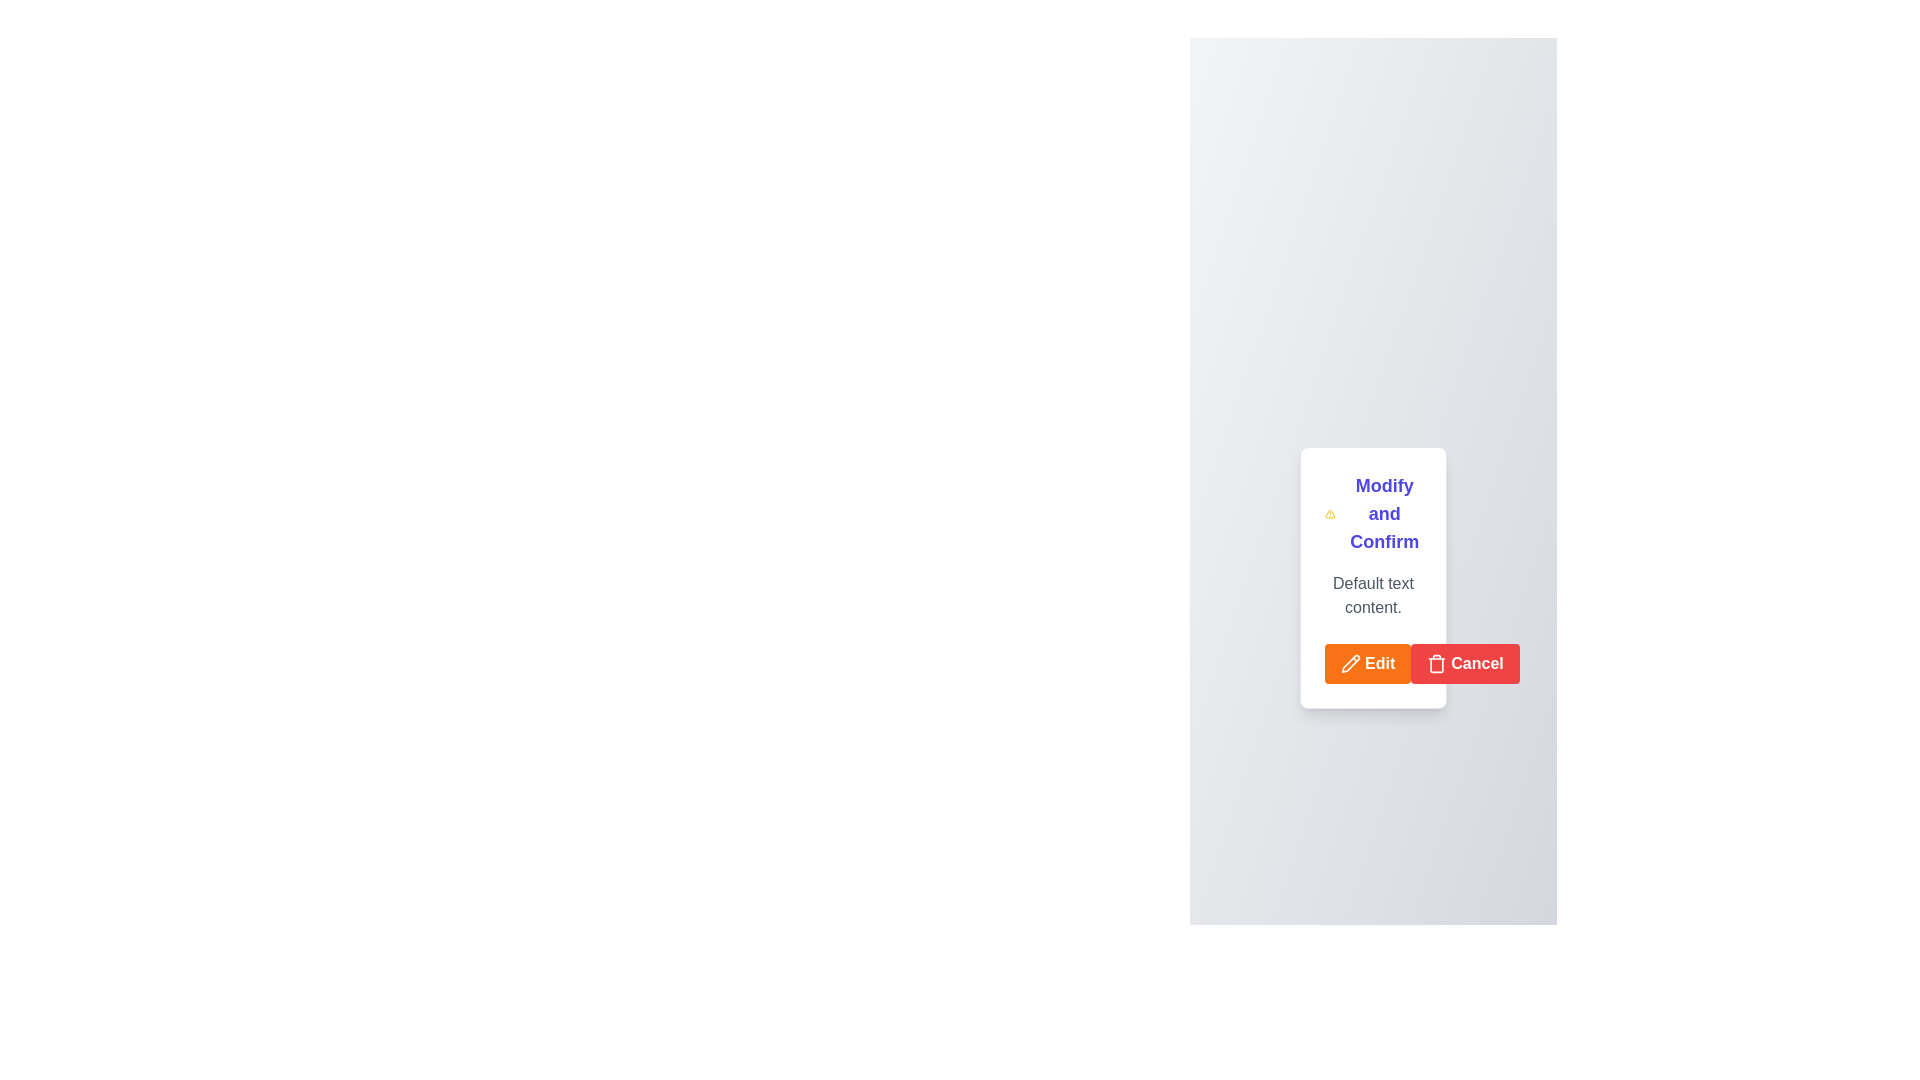 The height and width of the screenshot is (1080, 1920). What do you see at coordinates (1351, 663) in the screenshot?
I see `the edit icon on the left side of the orange 'Edit' button located in the lower section of the card labeled 'Modify and Confirm'` at bounding box center [1351, 663].